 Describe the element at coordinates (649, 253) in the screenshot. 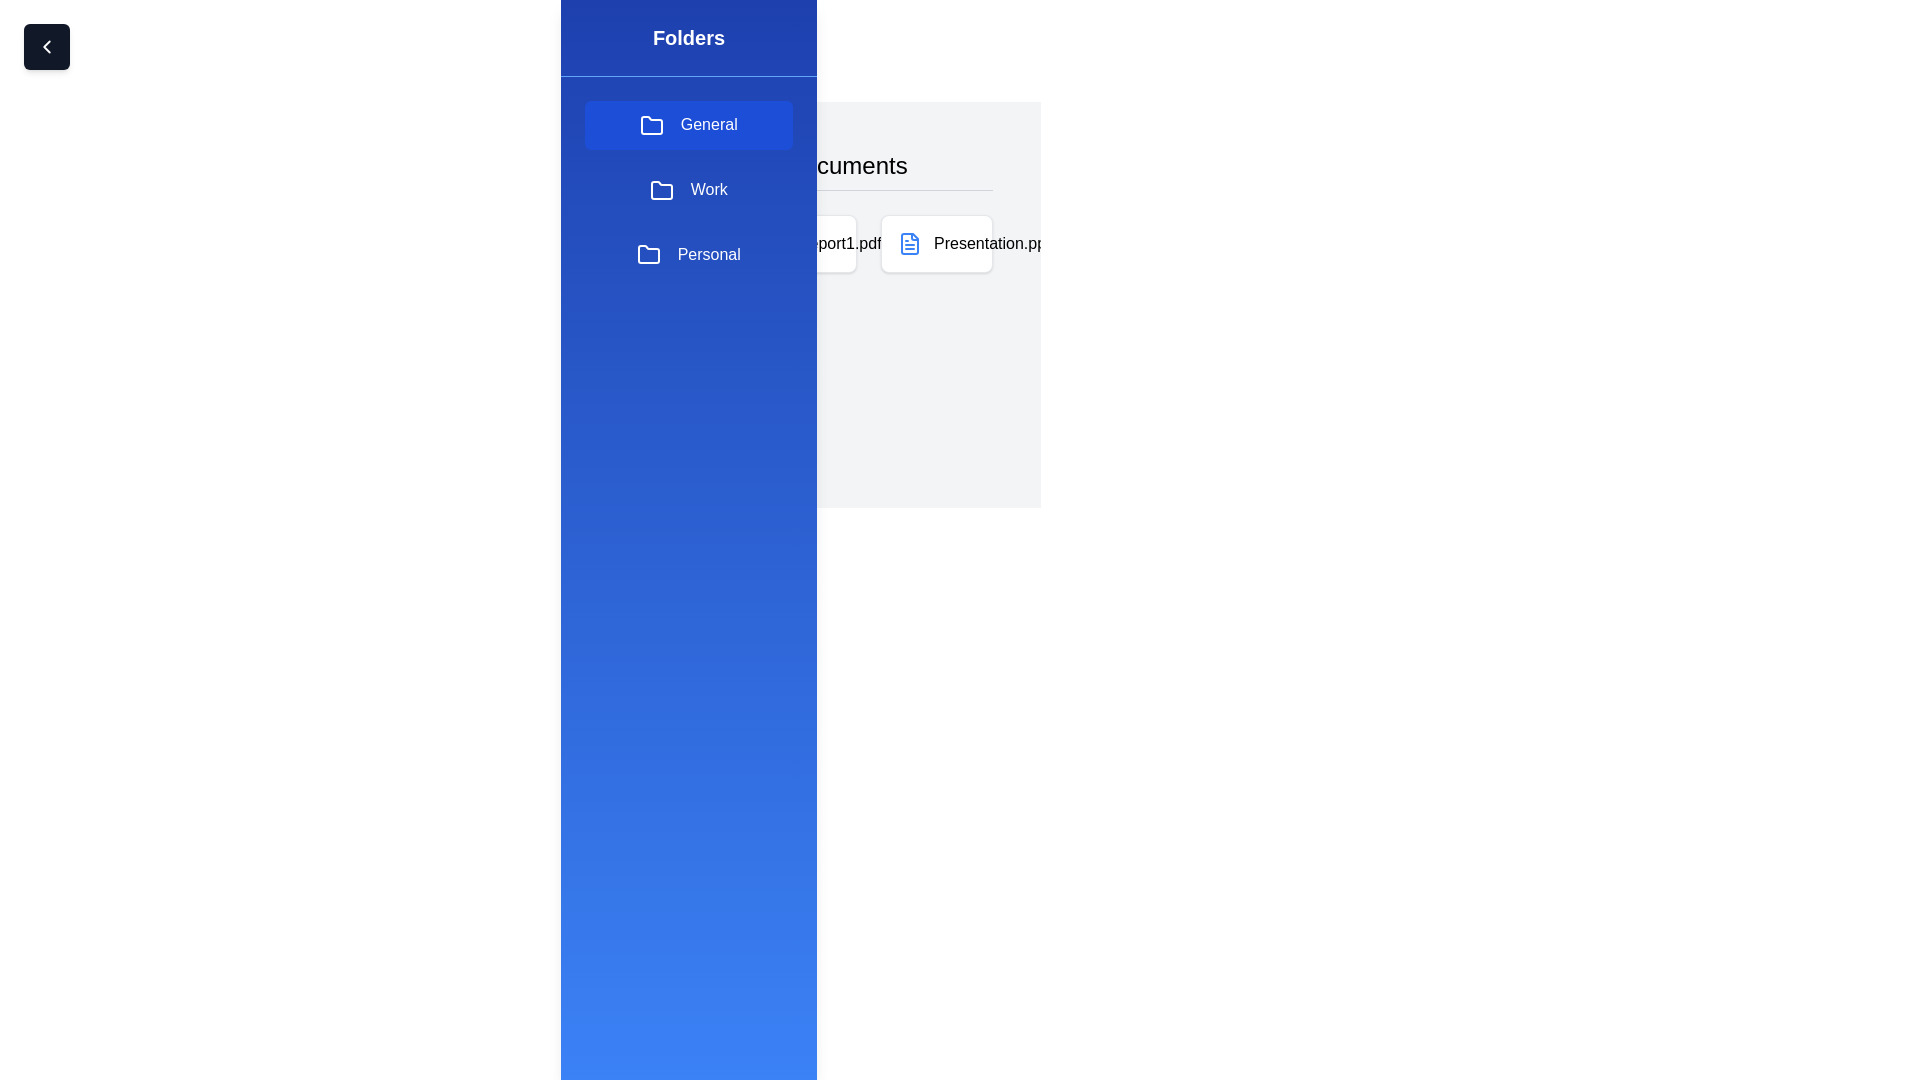

I see `the Decorative folder icon representing the 'Personal' folder, which features a rounded top-right corner and a downward-slanting left edge, styled with a blue gradient, located in the vertical folder list` at that location.